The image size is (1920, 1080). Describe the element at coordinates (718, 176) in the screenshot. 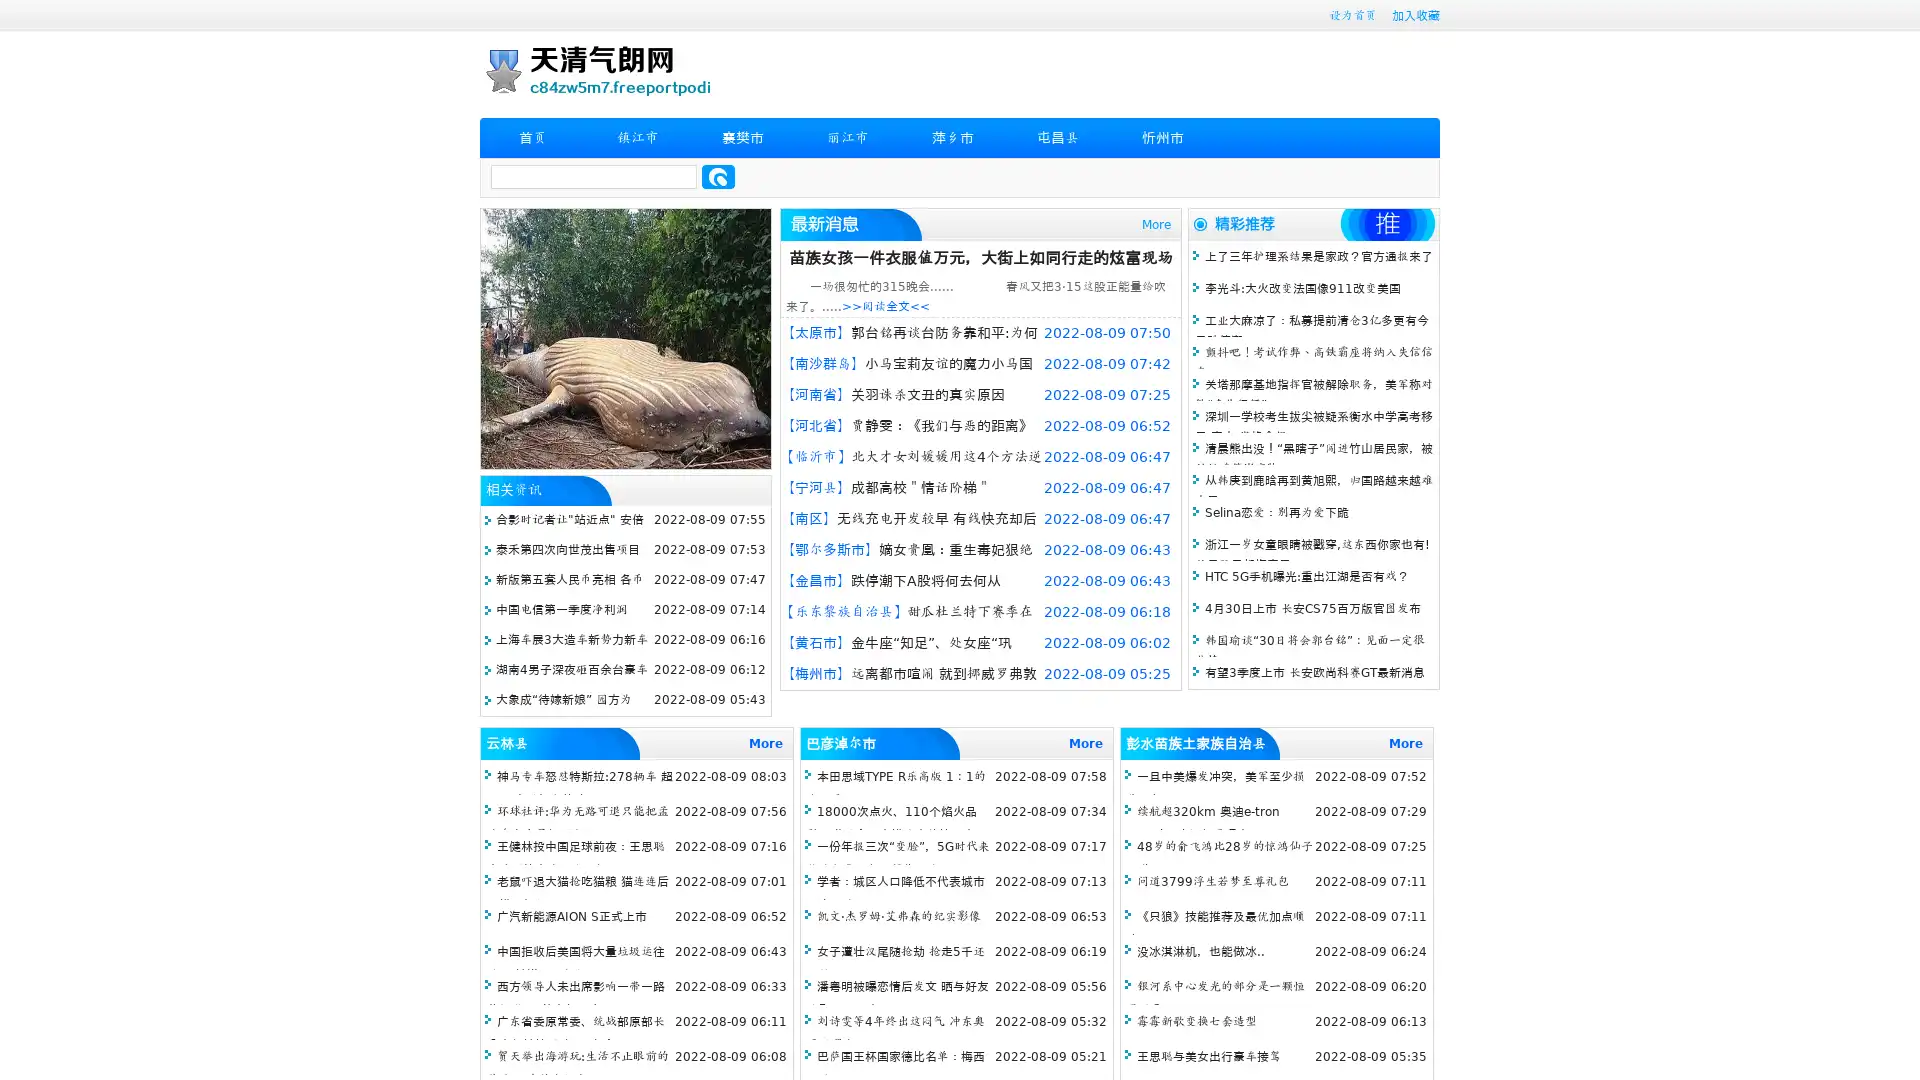

I see `Search` at that location.